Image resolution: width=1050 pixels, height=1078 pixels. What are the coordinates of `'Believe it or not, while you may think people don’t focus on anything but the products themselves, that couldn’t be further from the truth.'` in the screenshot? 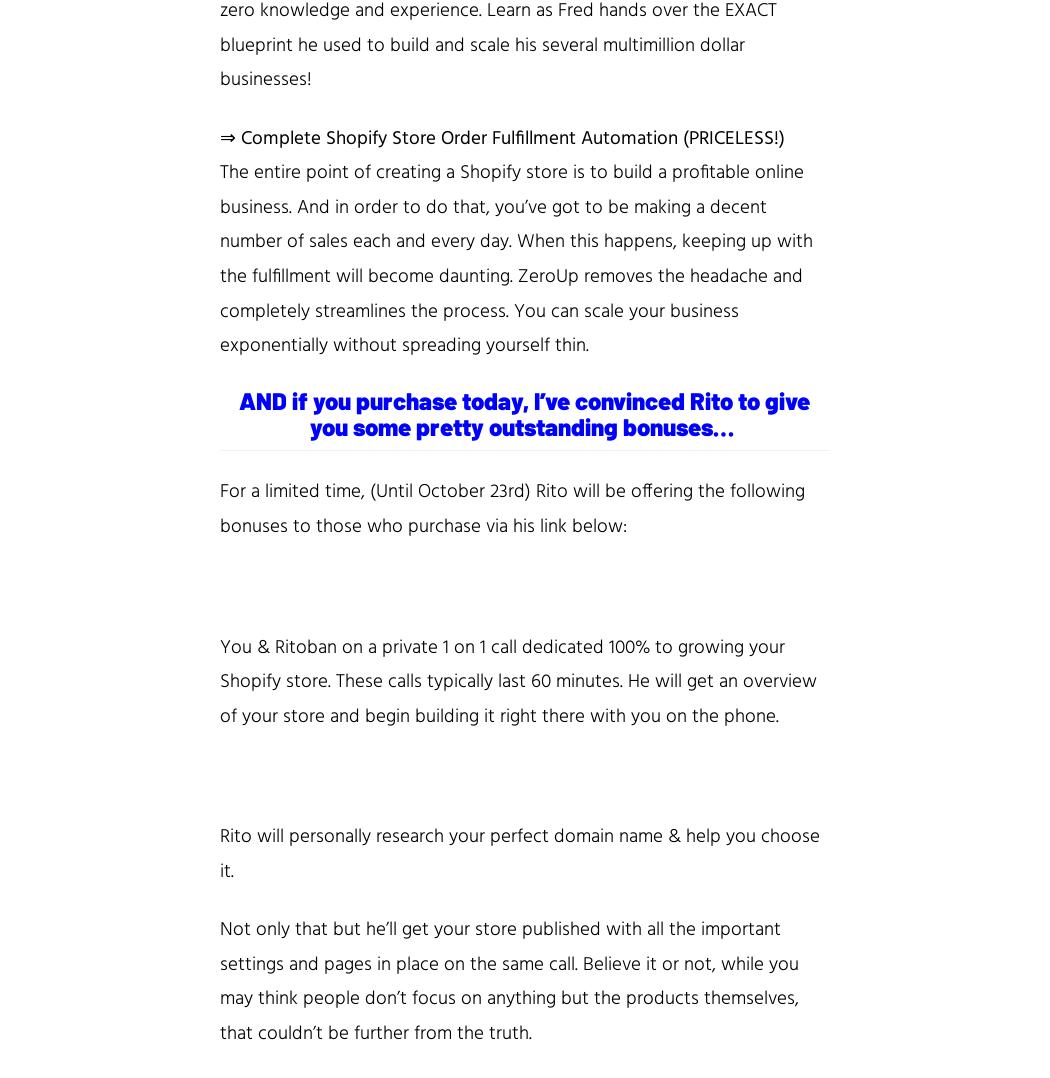 It's located at (508, 998).